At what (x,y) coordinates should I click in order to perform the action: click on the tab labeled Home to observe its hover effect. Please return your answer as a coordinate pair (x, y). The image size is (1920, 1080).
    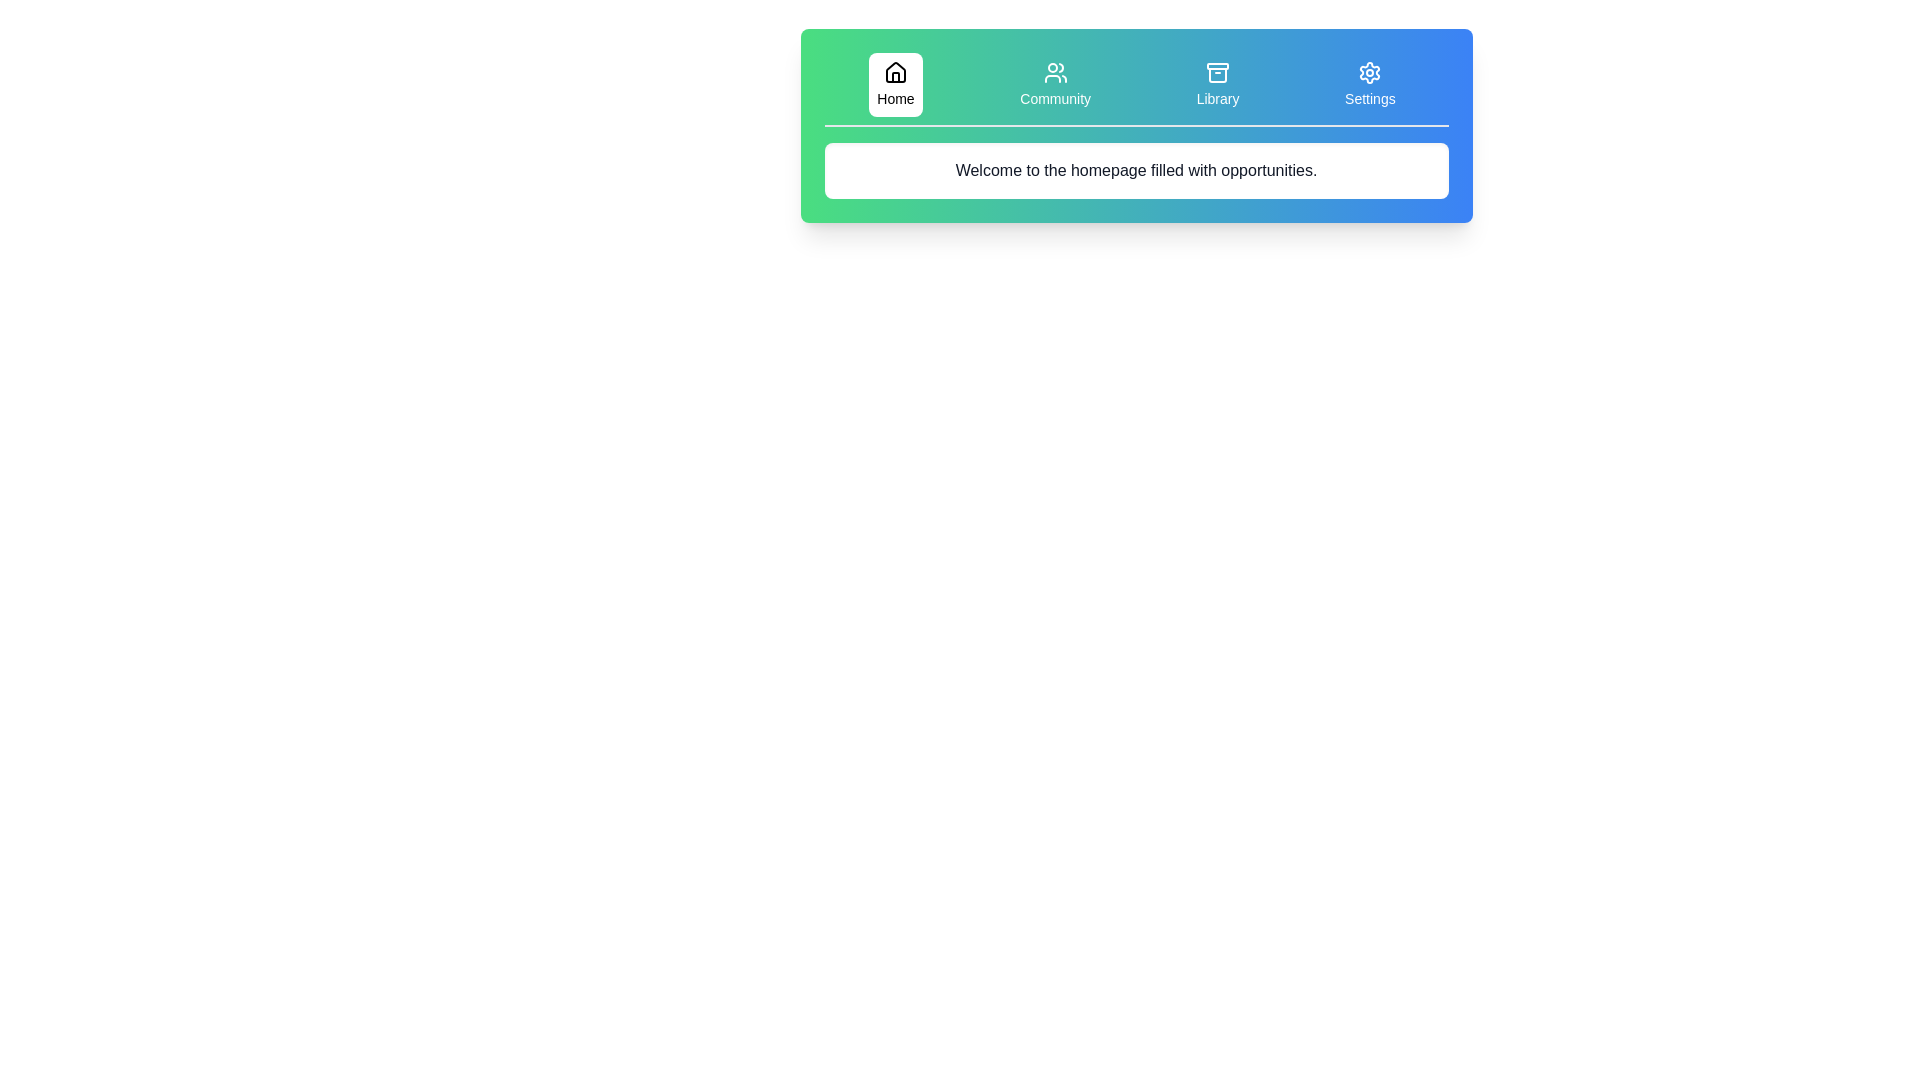
    Looking at the image, I should click on (895, 83).